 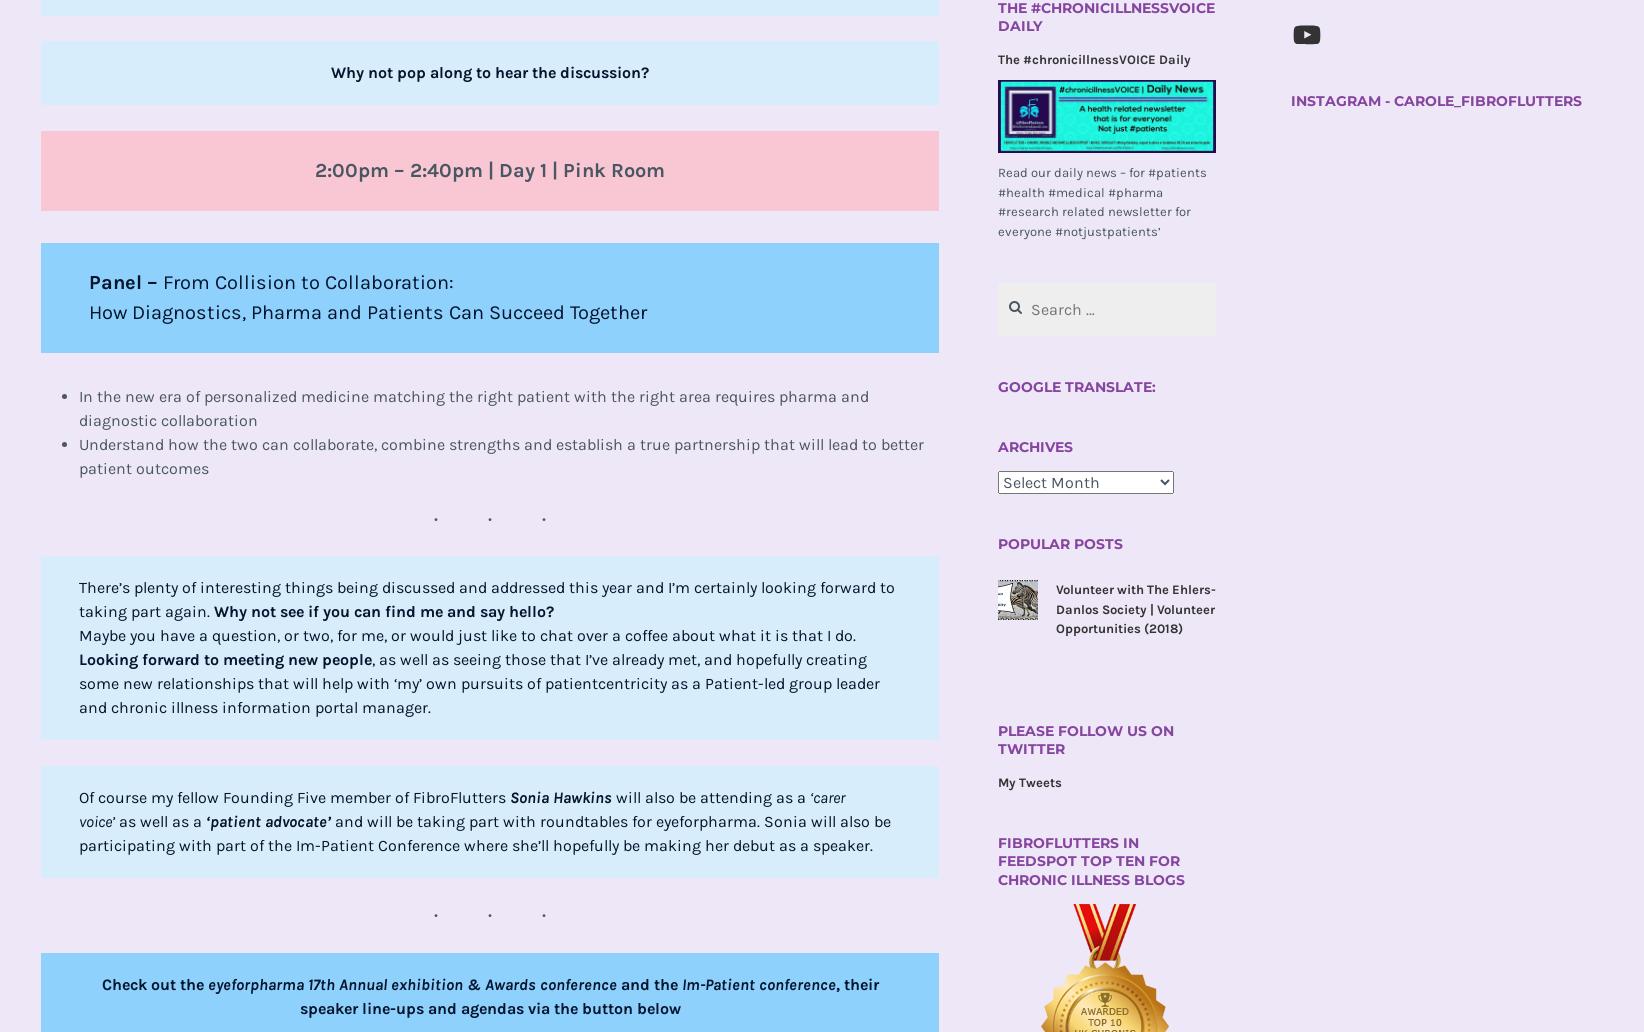 I want to click on 'FibroFlutters in FEEDSPOT Top Ten for chronic illness blogs', so click(x=1090, y=860).